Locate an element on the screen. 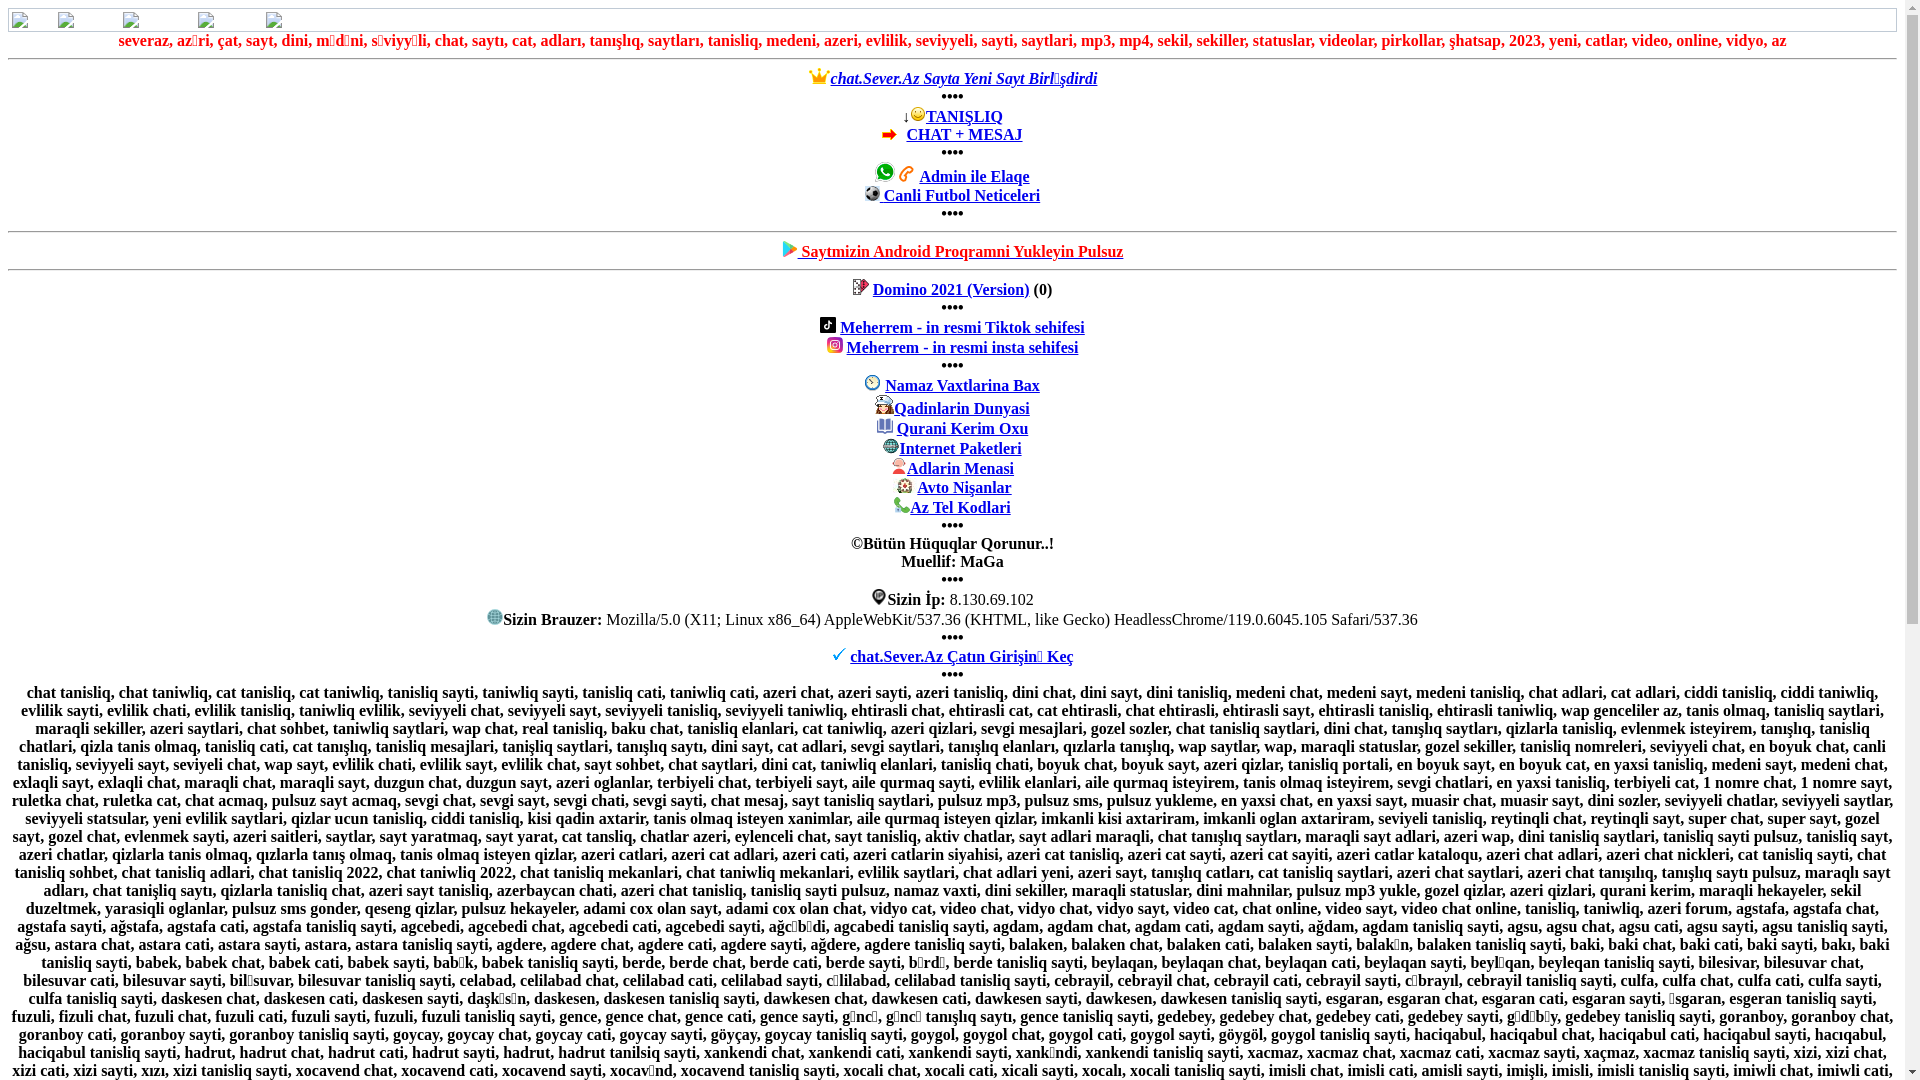 The width and height of the screenshot is (1920, 1080). 'Meherrem - in resmi Tiktok sehifesi' is located at coordinates (962, 326).